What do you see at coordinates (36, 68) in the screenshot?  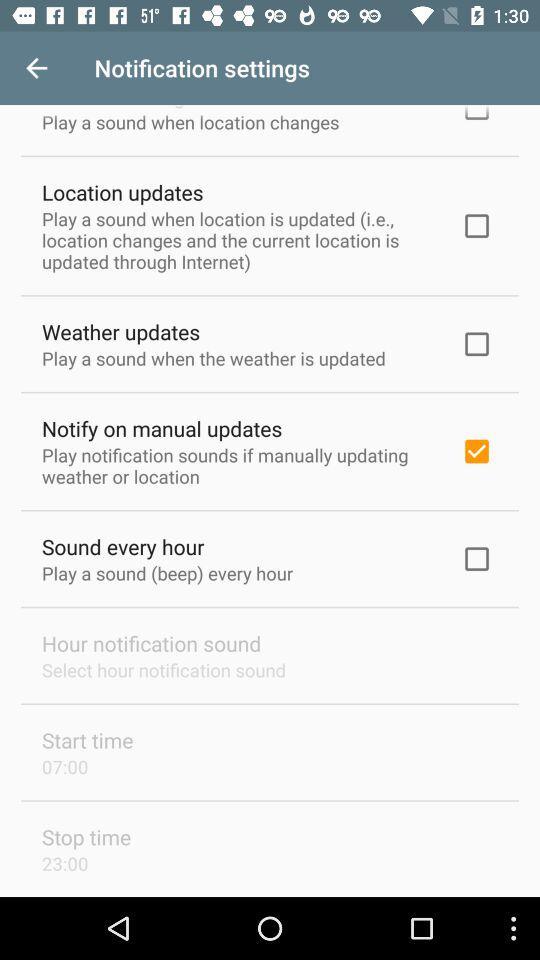 I see `item above location changes icon` at bounding box center [36, 68].